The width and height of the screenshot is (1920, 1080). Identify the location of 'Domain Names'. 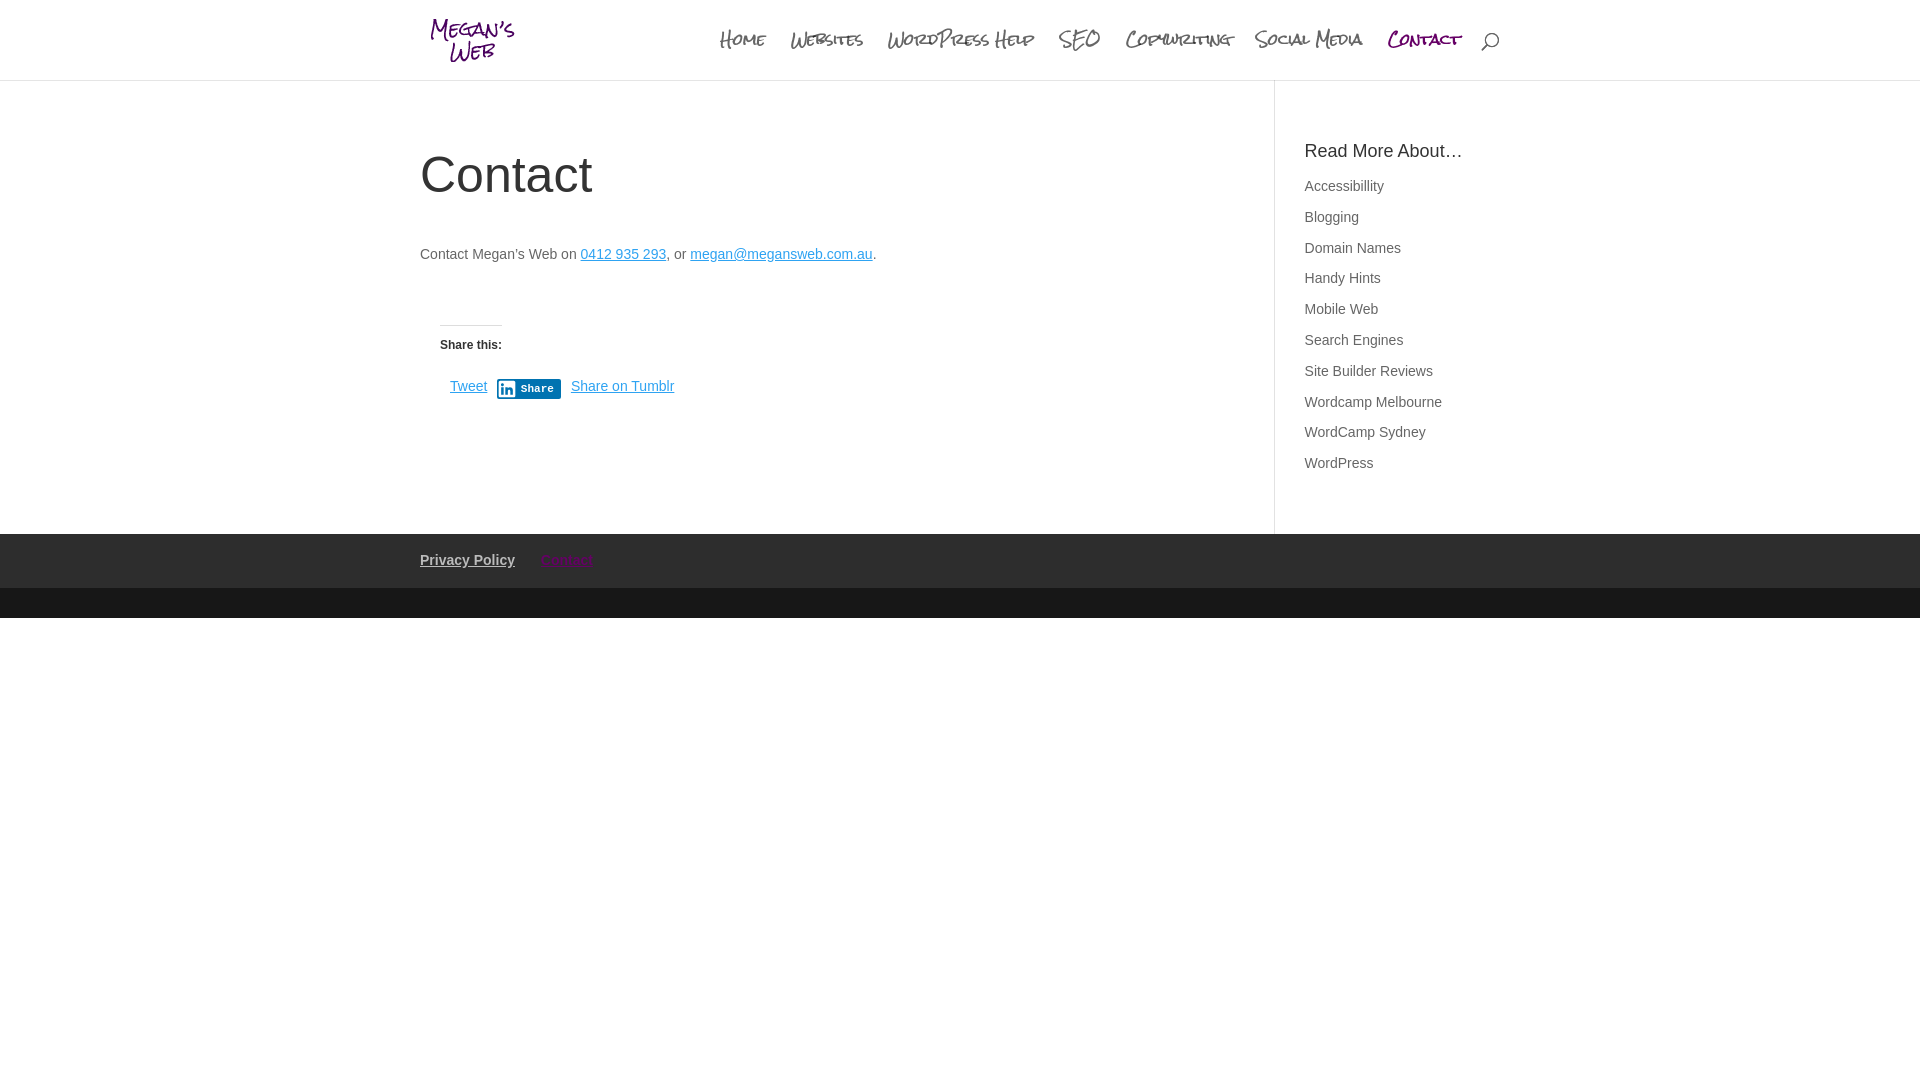
(1305, 246).